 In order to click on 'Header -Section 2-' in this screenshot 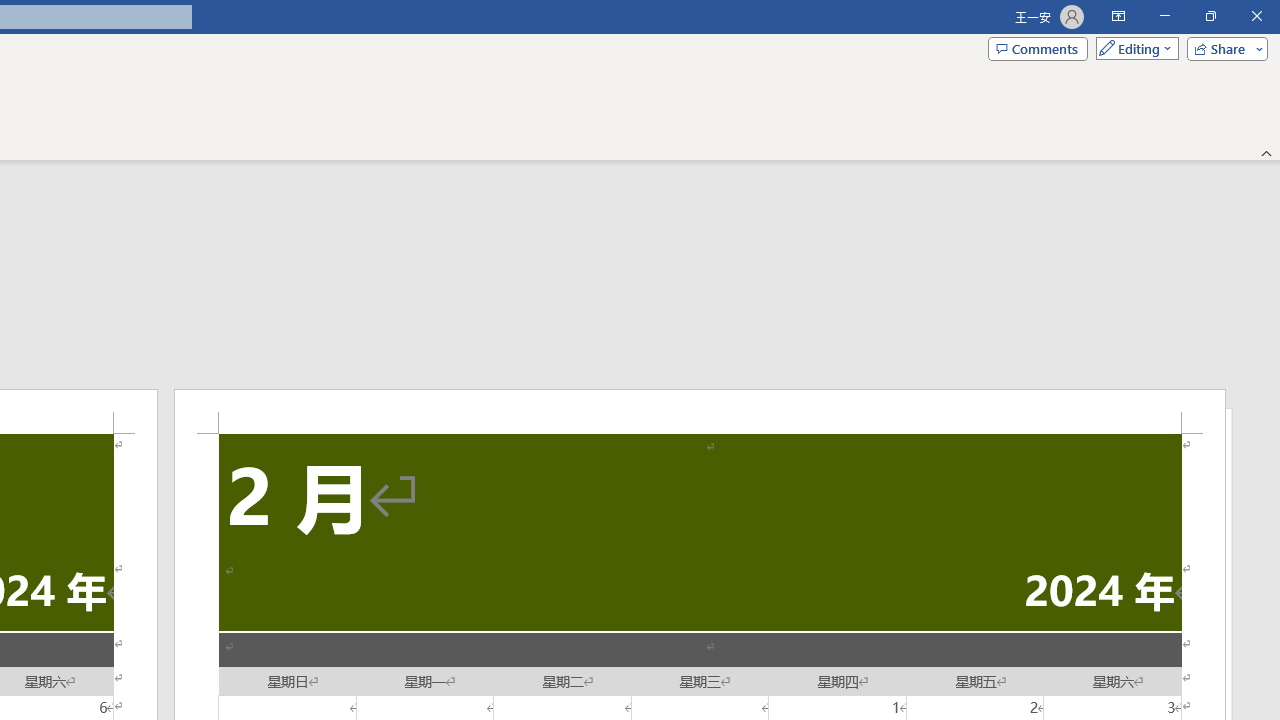, I will do `click(700, 410)`.